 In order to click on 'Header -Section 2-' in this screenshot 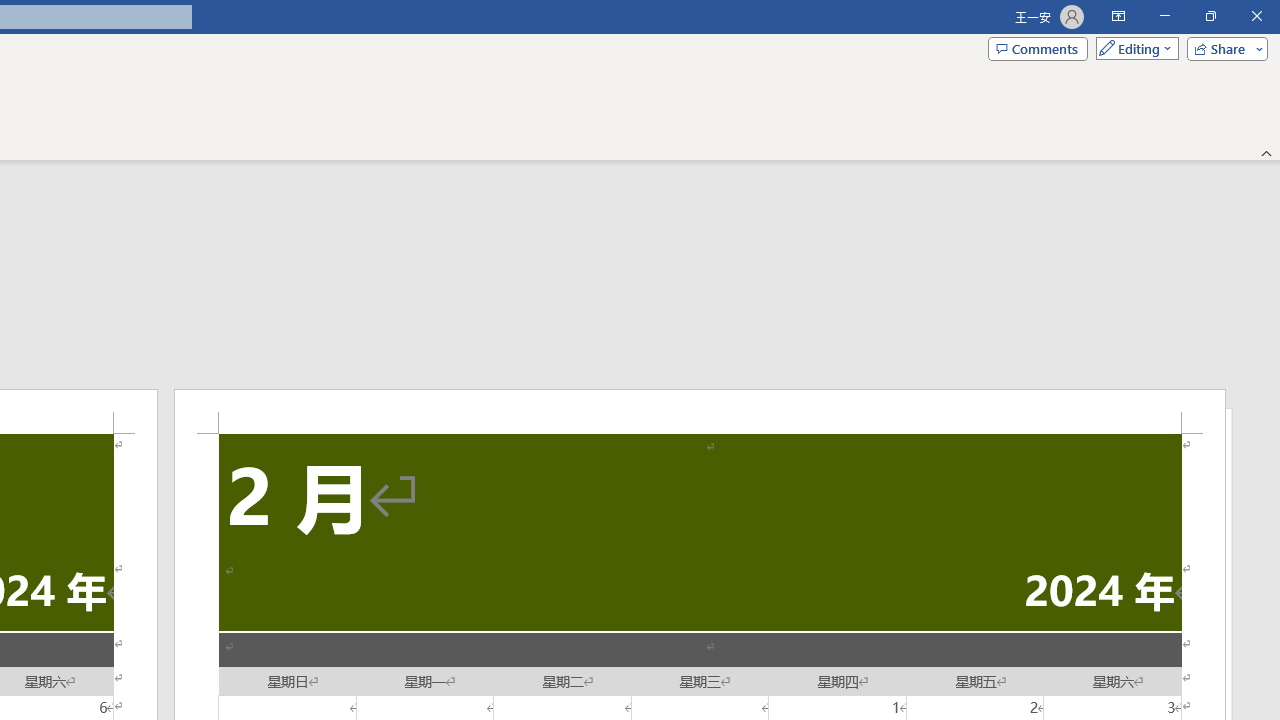, I will do `click(700, 410)`.